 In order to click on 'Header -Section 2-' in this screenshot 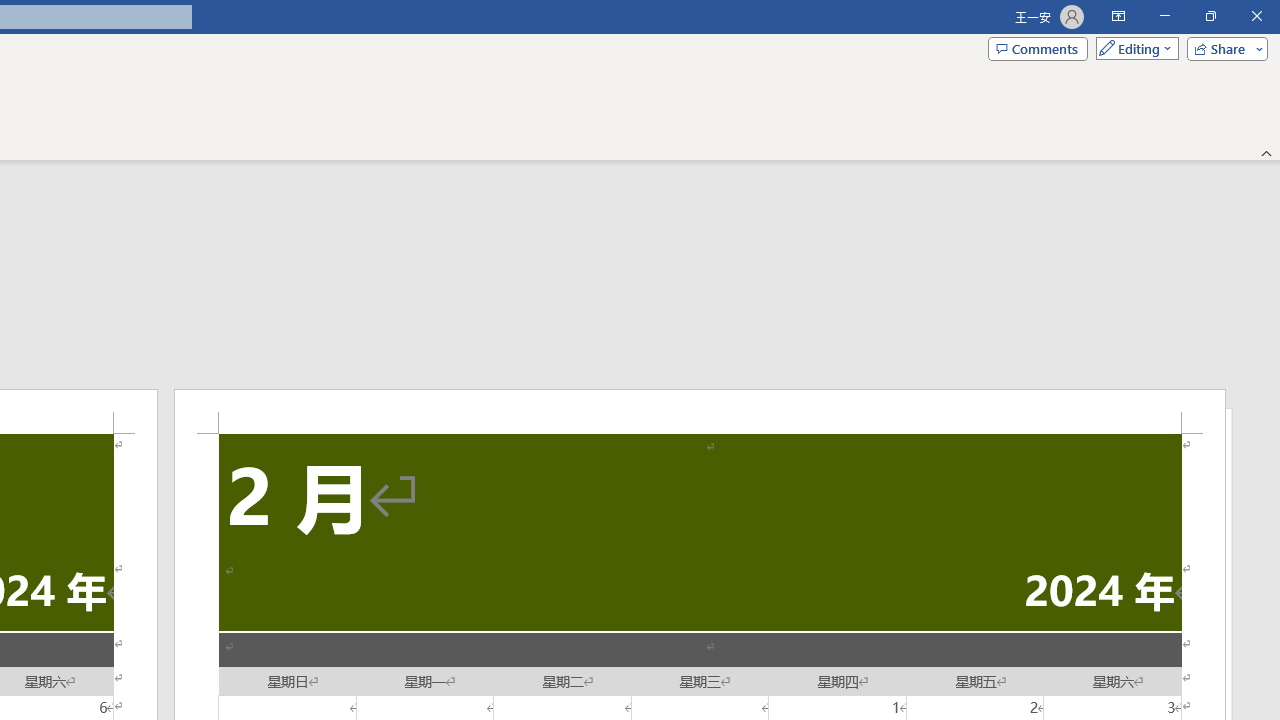, I will do `click(700, 410)`.